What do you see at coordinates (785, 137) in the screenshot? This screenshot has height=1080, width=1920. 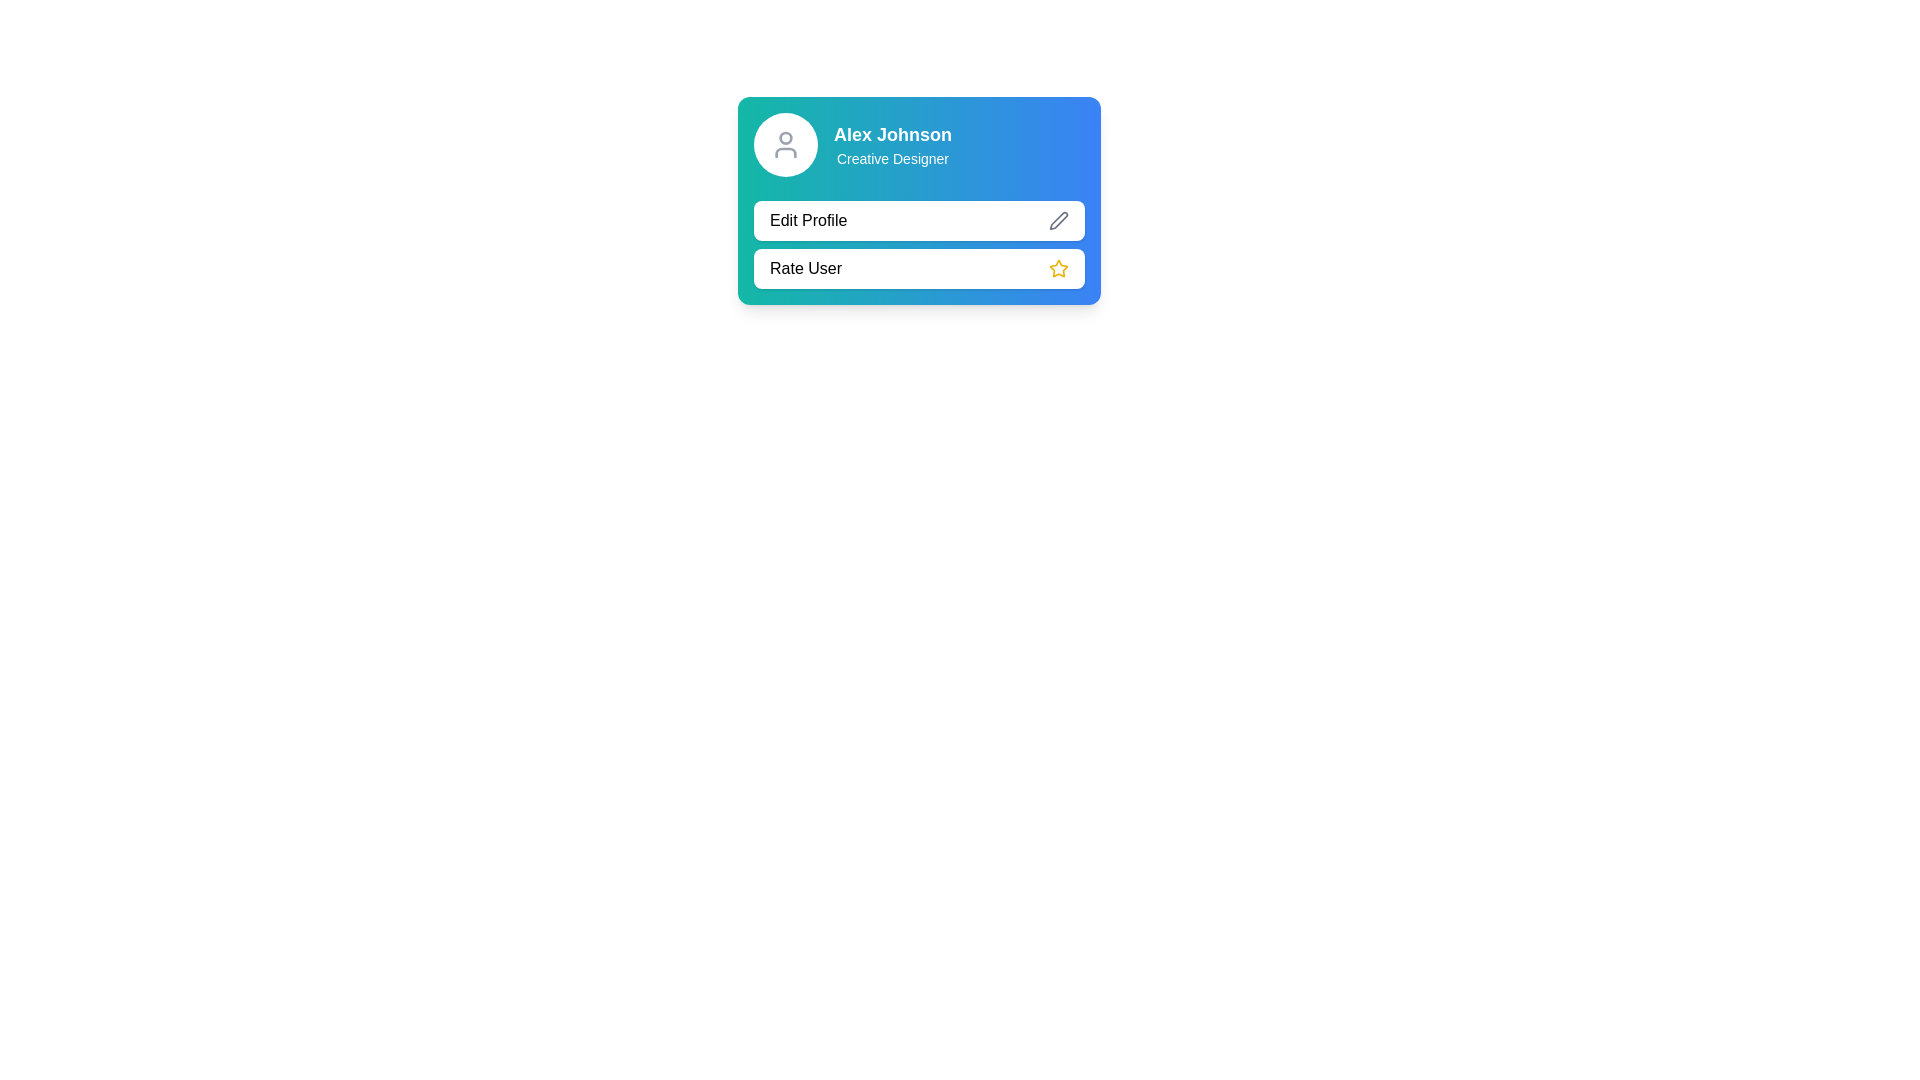 I see `the Graphical Icon Component that visually represents an aspect of the user avatar within the profile section, located above the name 'Alex Johnson'` at bounding box center [785, 137].